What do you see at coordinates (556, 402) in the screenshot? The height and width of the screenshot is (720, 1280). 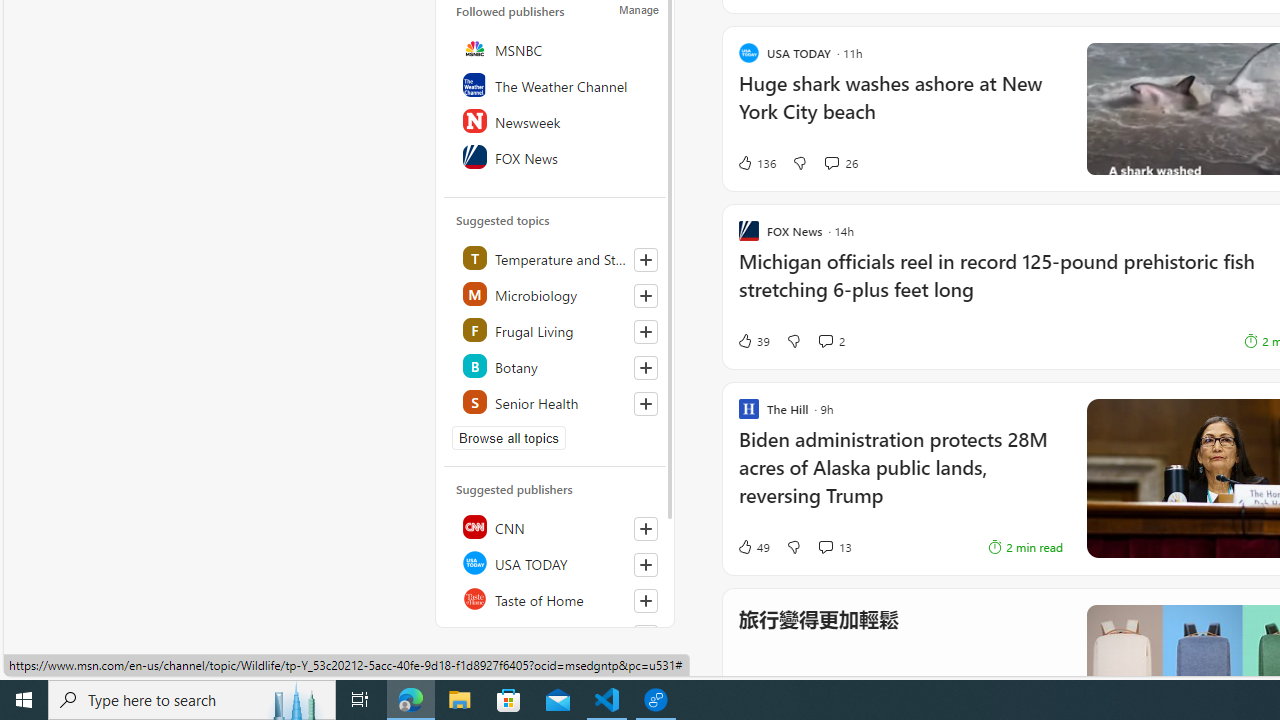 I see `'Class: highlight'` at bounding box center [556, 402].